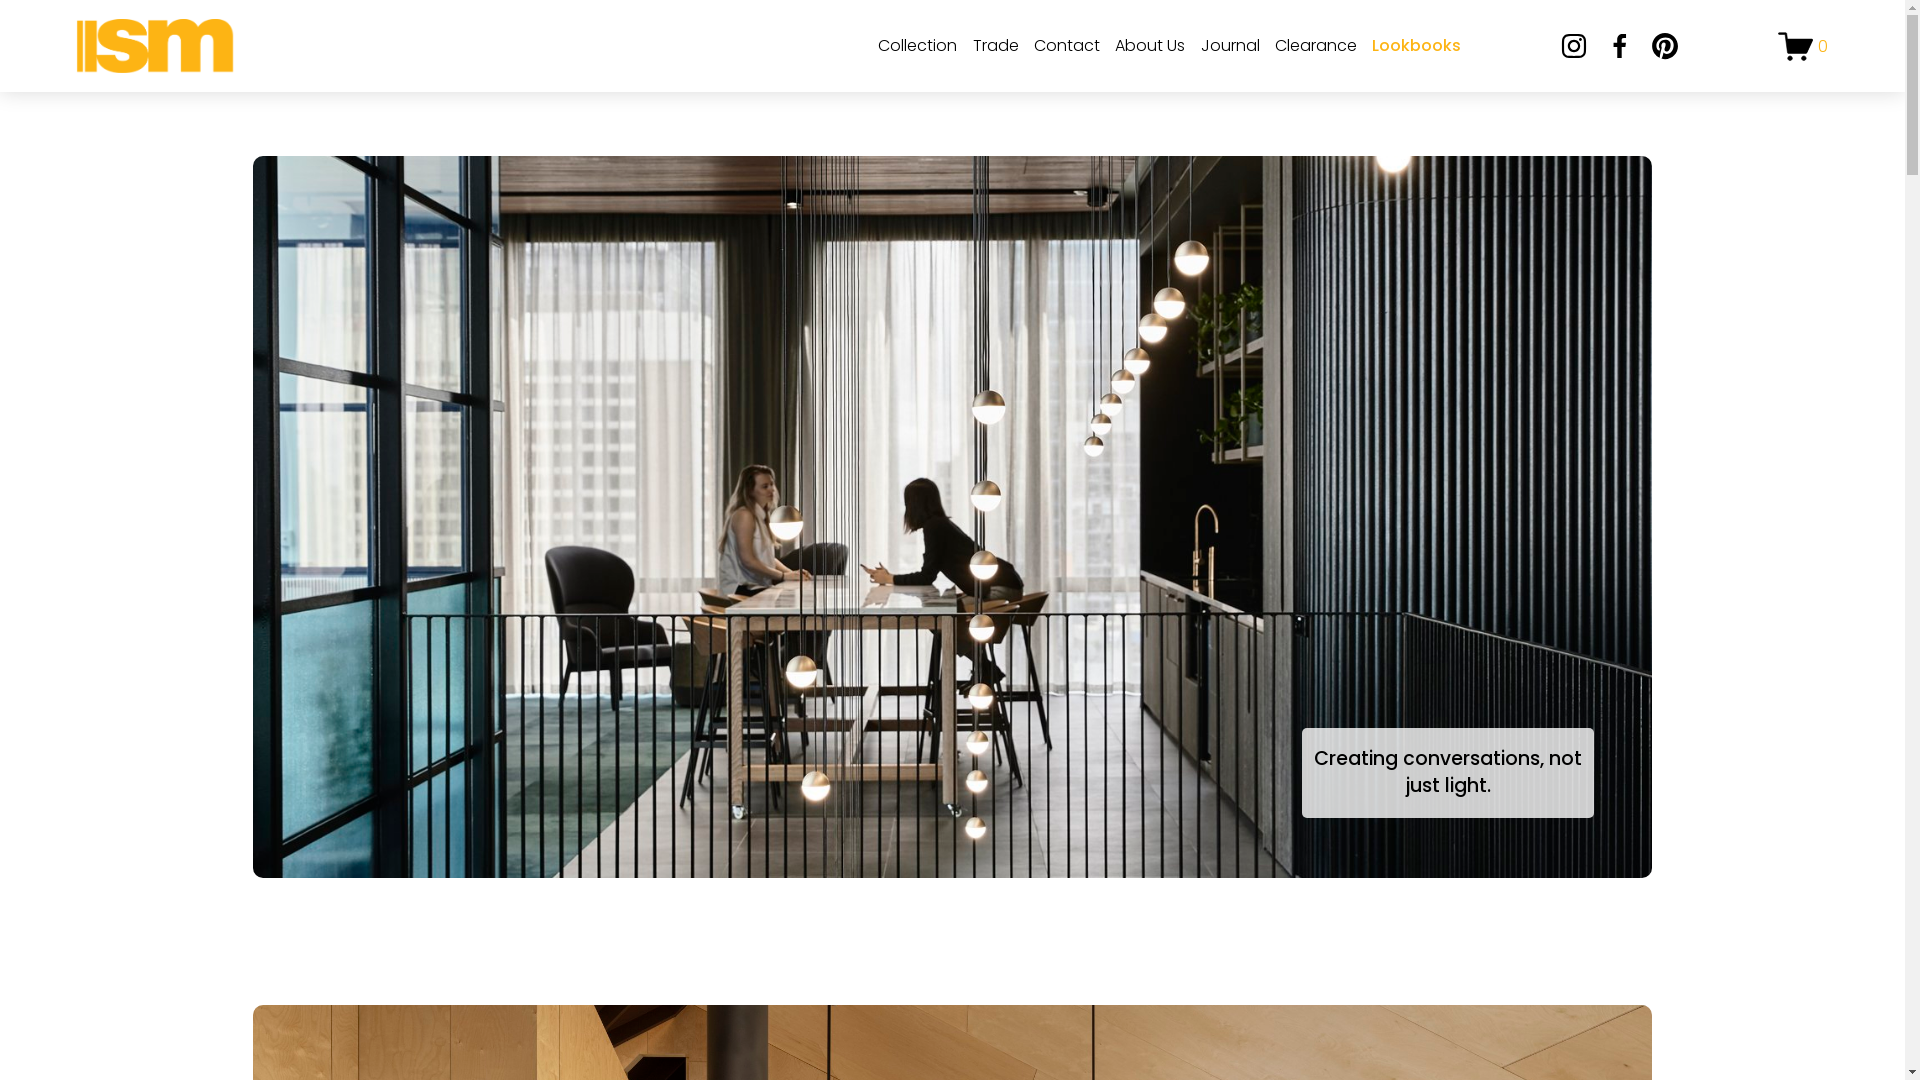 The height and width of the screenshot is (1080, 1920). I want to click on 'Contact', so click(1033, 45).